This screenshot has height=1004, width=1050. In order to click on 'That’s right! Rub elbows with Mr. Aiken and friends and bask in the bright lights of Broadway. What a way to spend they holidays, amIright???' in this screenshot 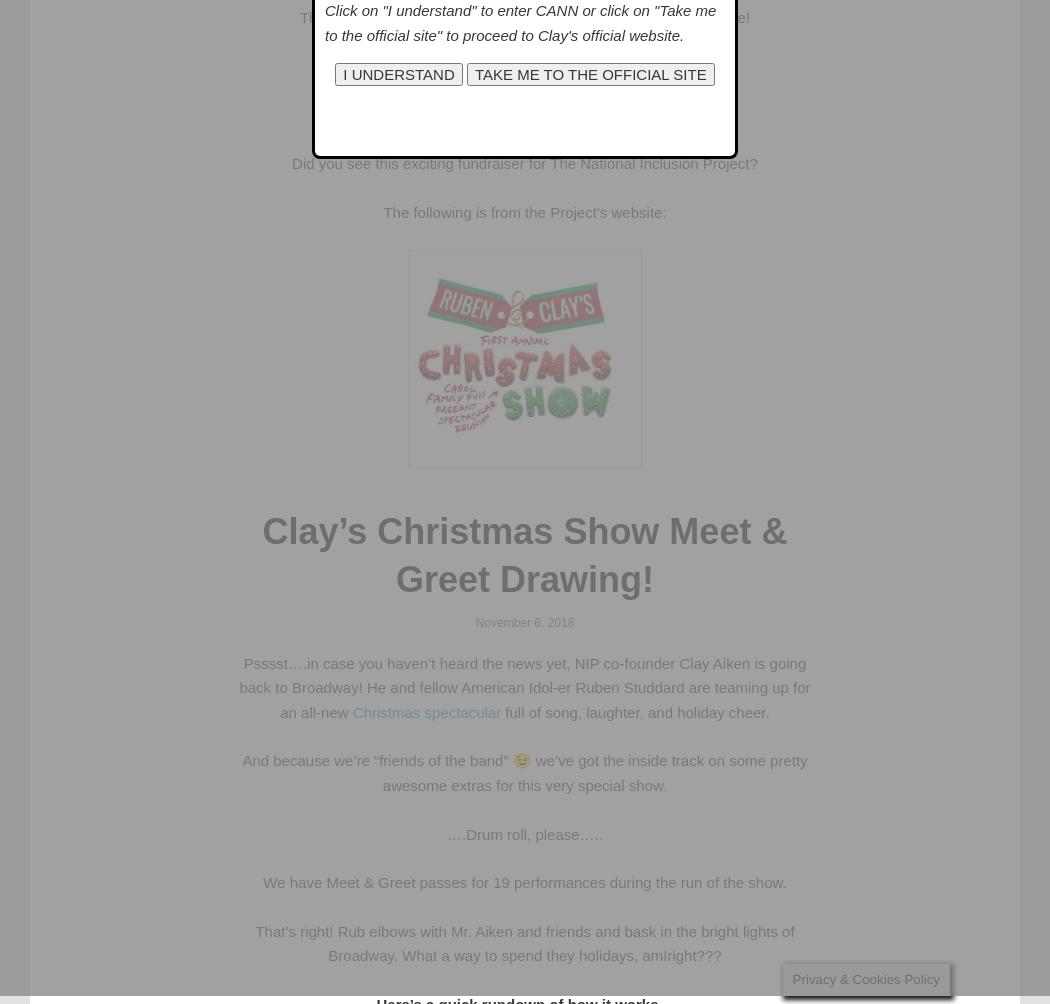, I will do `click(523, 942)`.